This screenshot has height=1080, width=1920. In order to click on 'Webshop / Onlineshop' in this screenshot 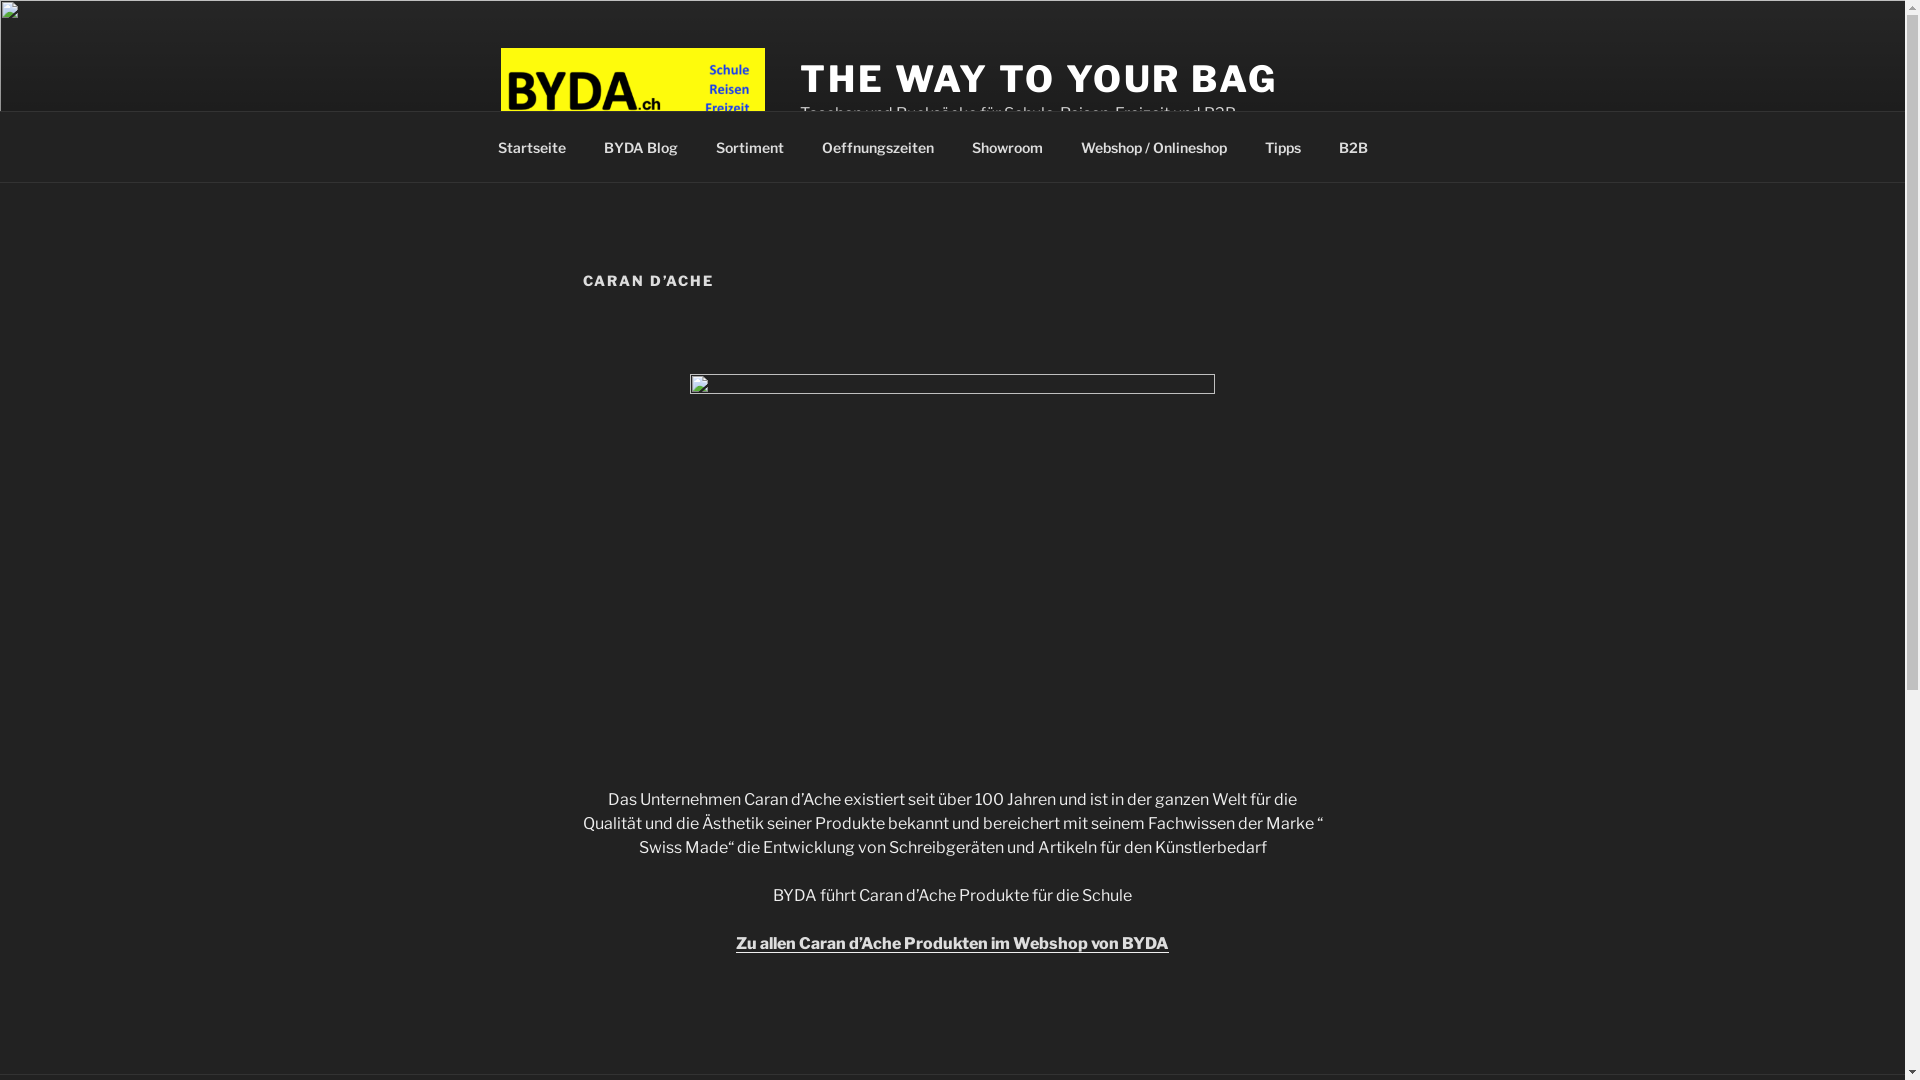, I will do `click(1154, 145)`.